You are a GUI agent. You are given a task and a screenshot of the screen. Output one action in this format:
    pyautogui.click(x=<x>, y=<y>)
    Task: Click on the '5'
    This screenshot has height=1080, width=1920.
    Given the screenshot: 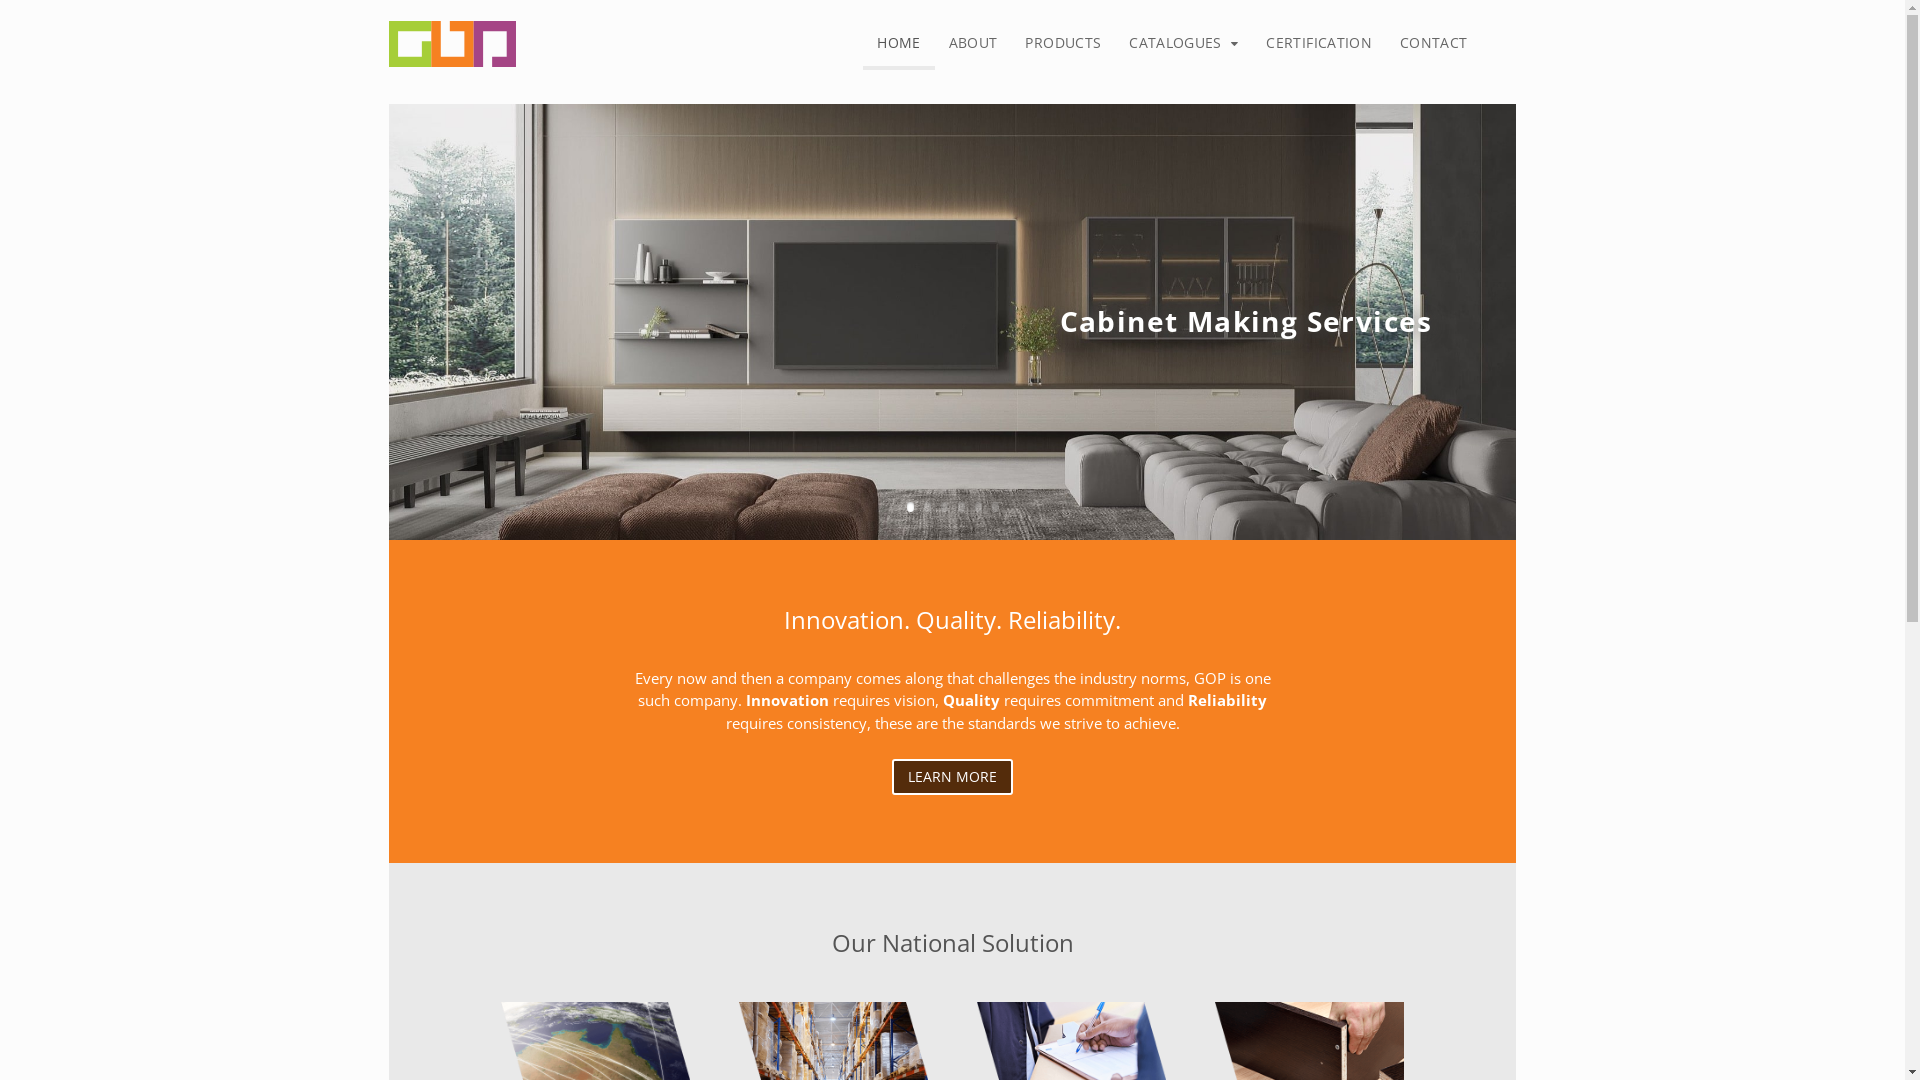 What is the action you would take?
    pyautogui.click(x=974, y=505)
    